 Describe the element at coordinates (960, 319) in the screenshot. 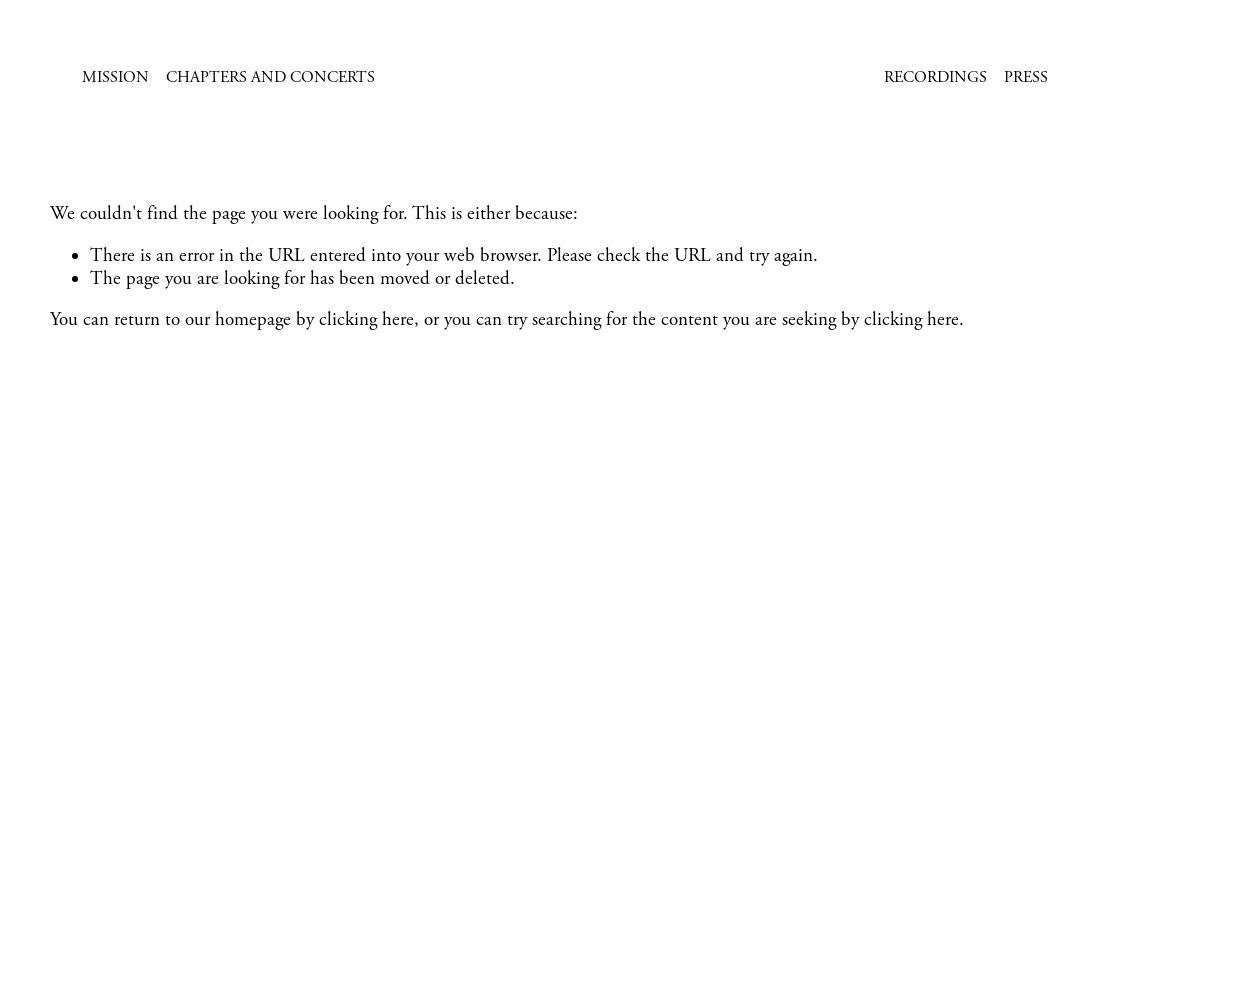

I see `'.'` at that location.